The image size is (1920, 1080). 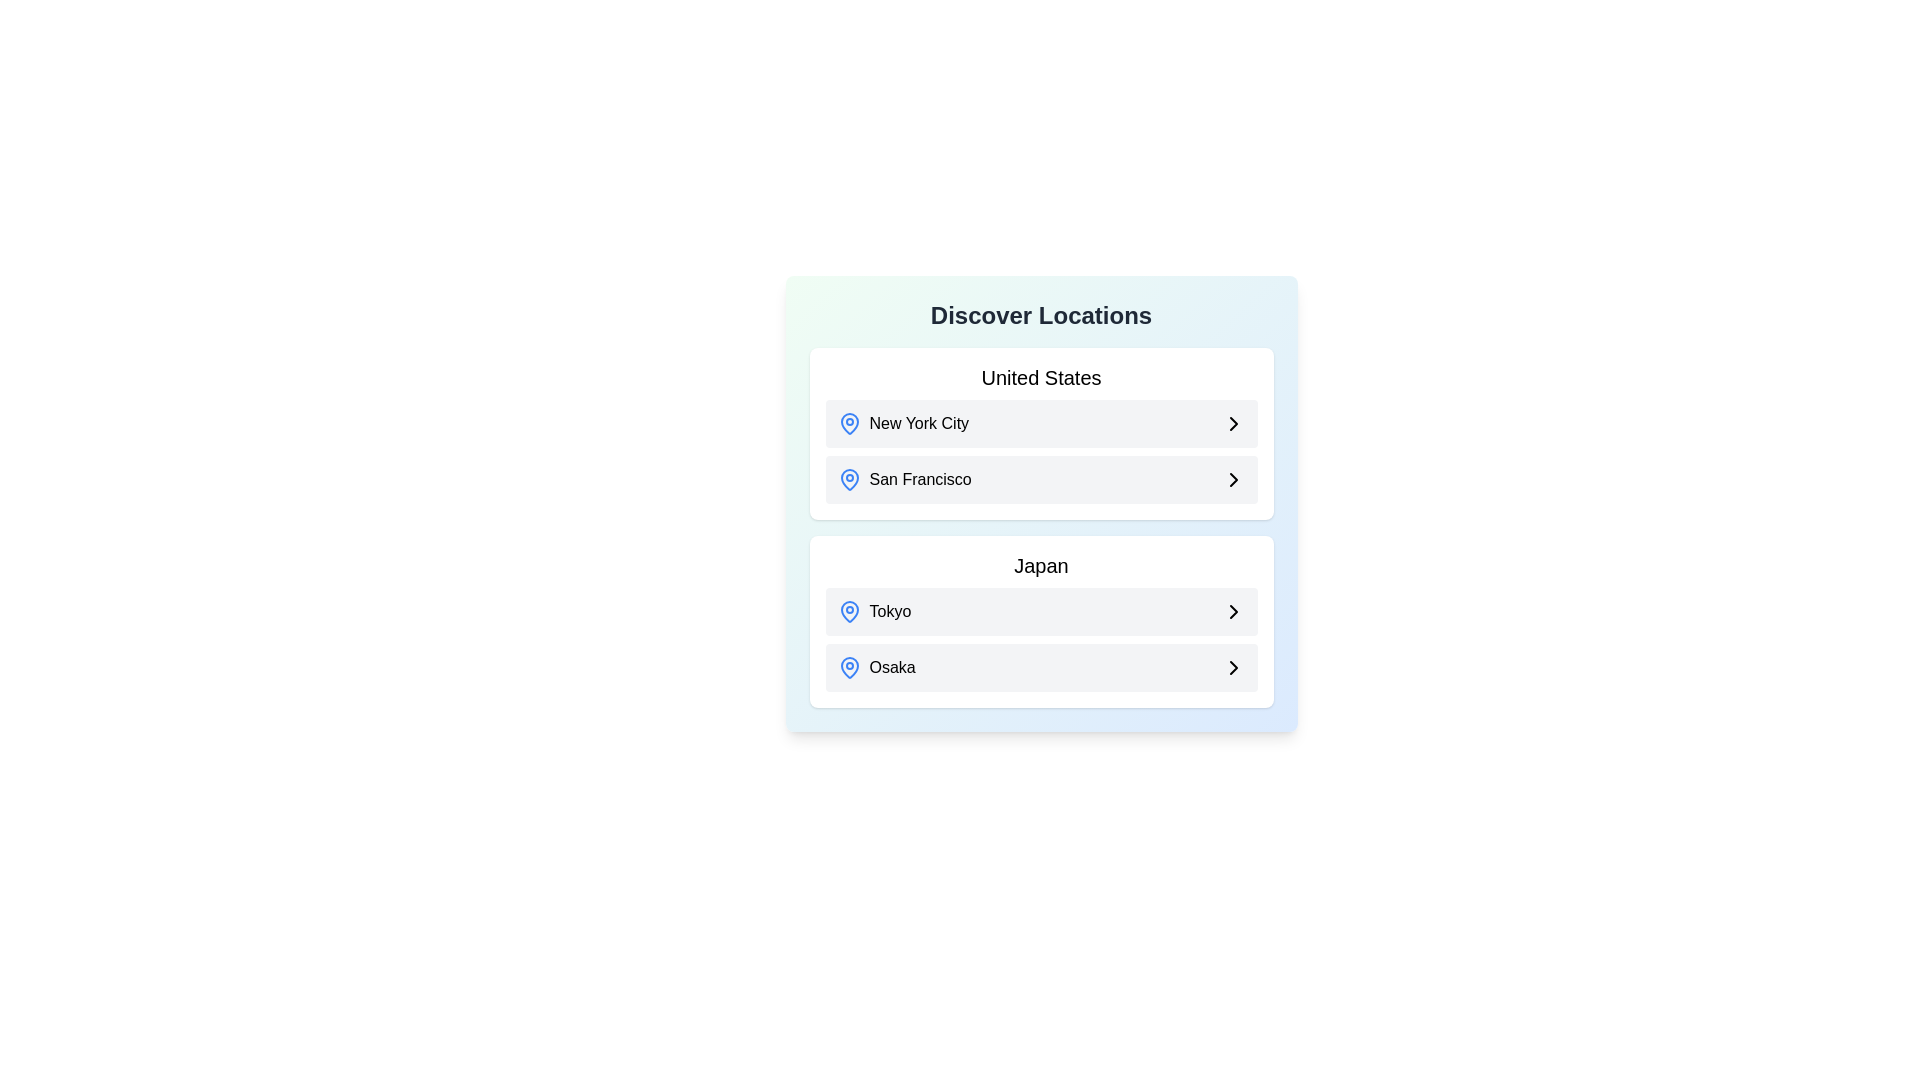 What do you see at coordinates (919, 479) in the screenshot?
I see `the 'San Francisco' text label` at bounding box center [919, 479].